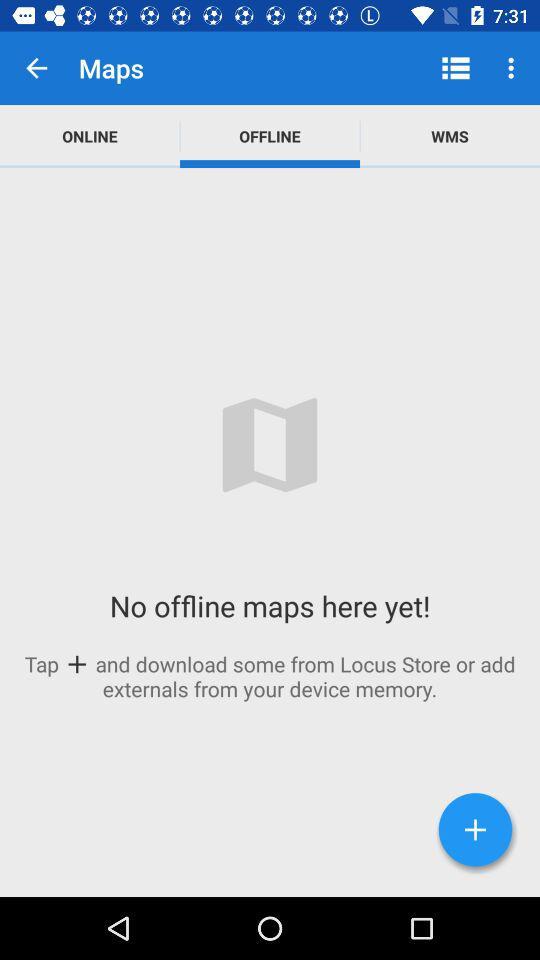  What do you see at coordinates (89, 135) in the screenshot?
I see `the app to the left of the offline` at bounding box center [89, 135].